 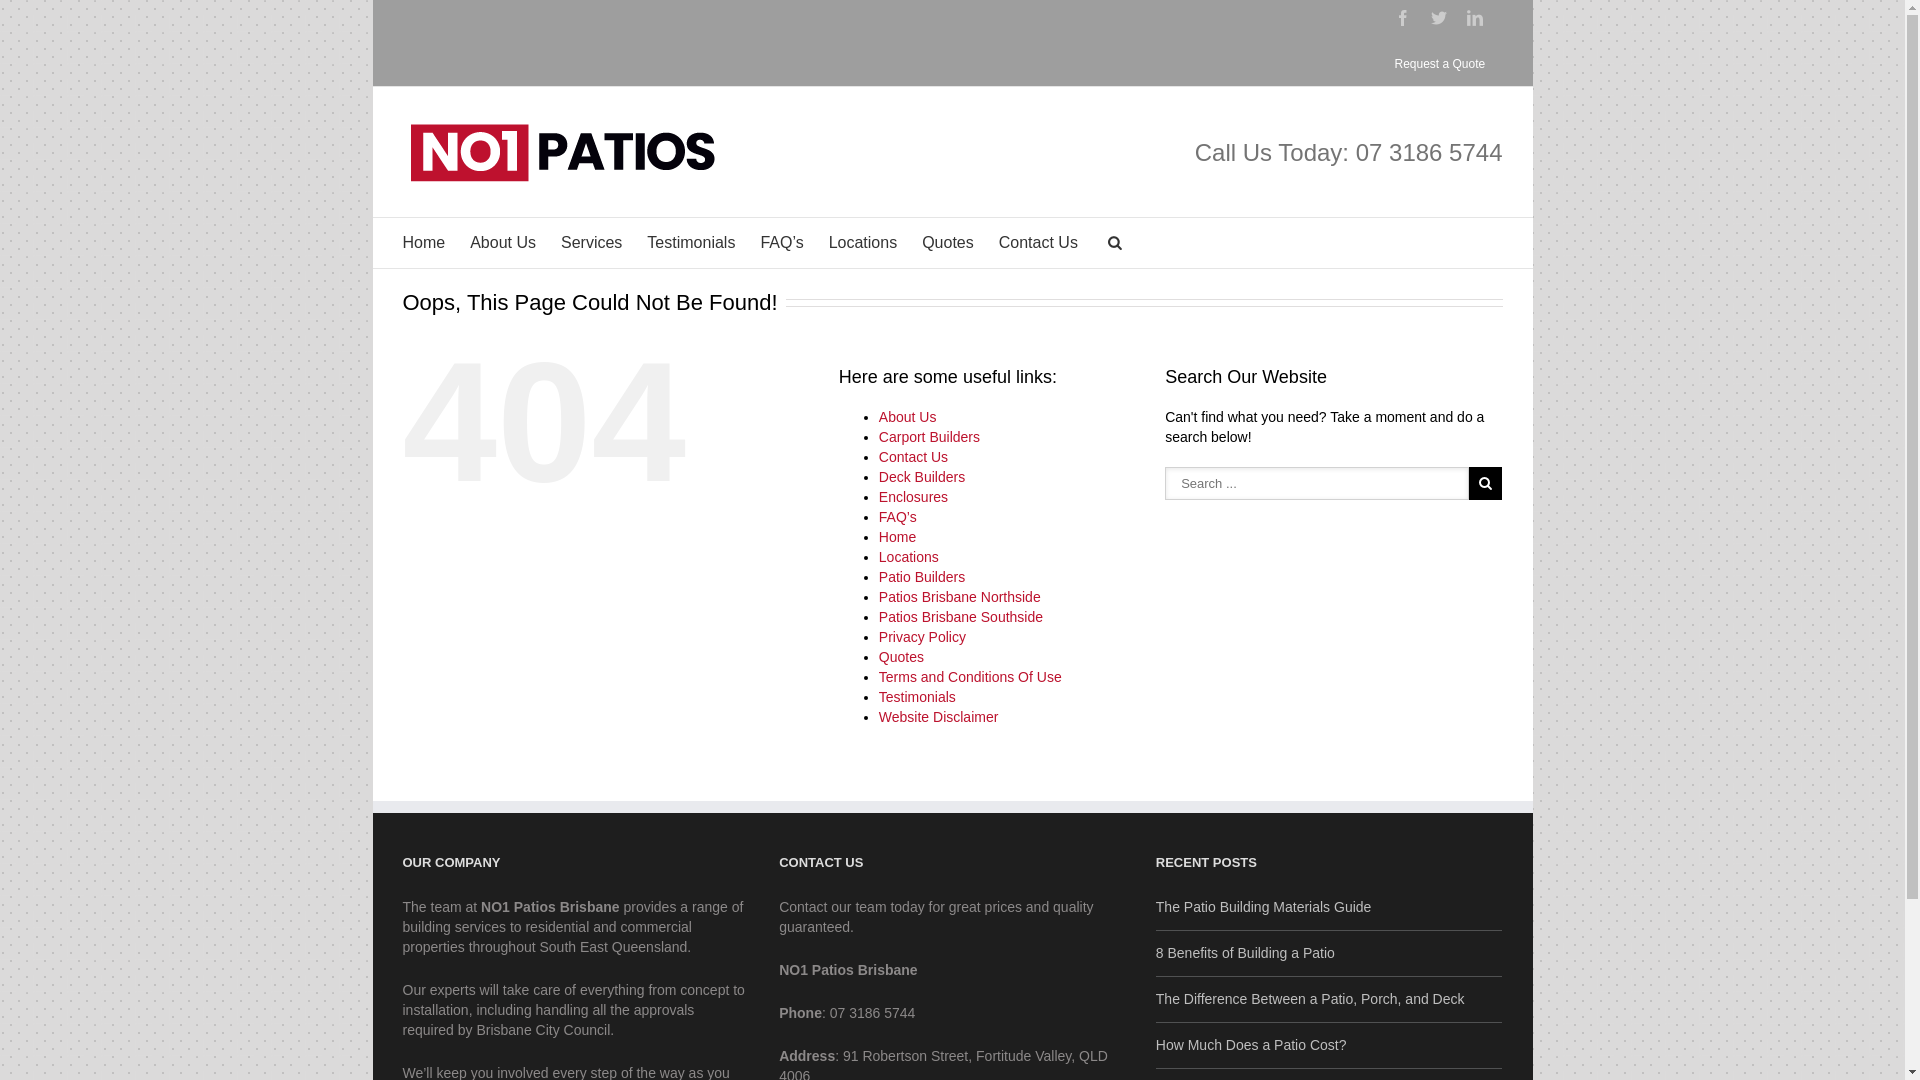 What do you see at coordinates (960, 596) in the screenshot?
I see `'Patios Brisbane Northside'` at bounding box center [960, 596].